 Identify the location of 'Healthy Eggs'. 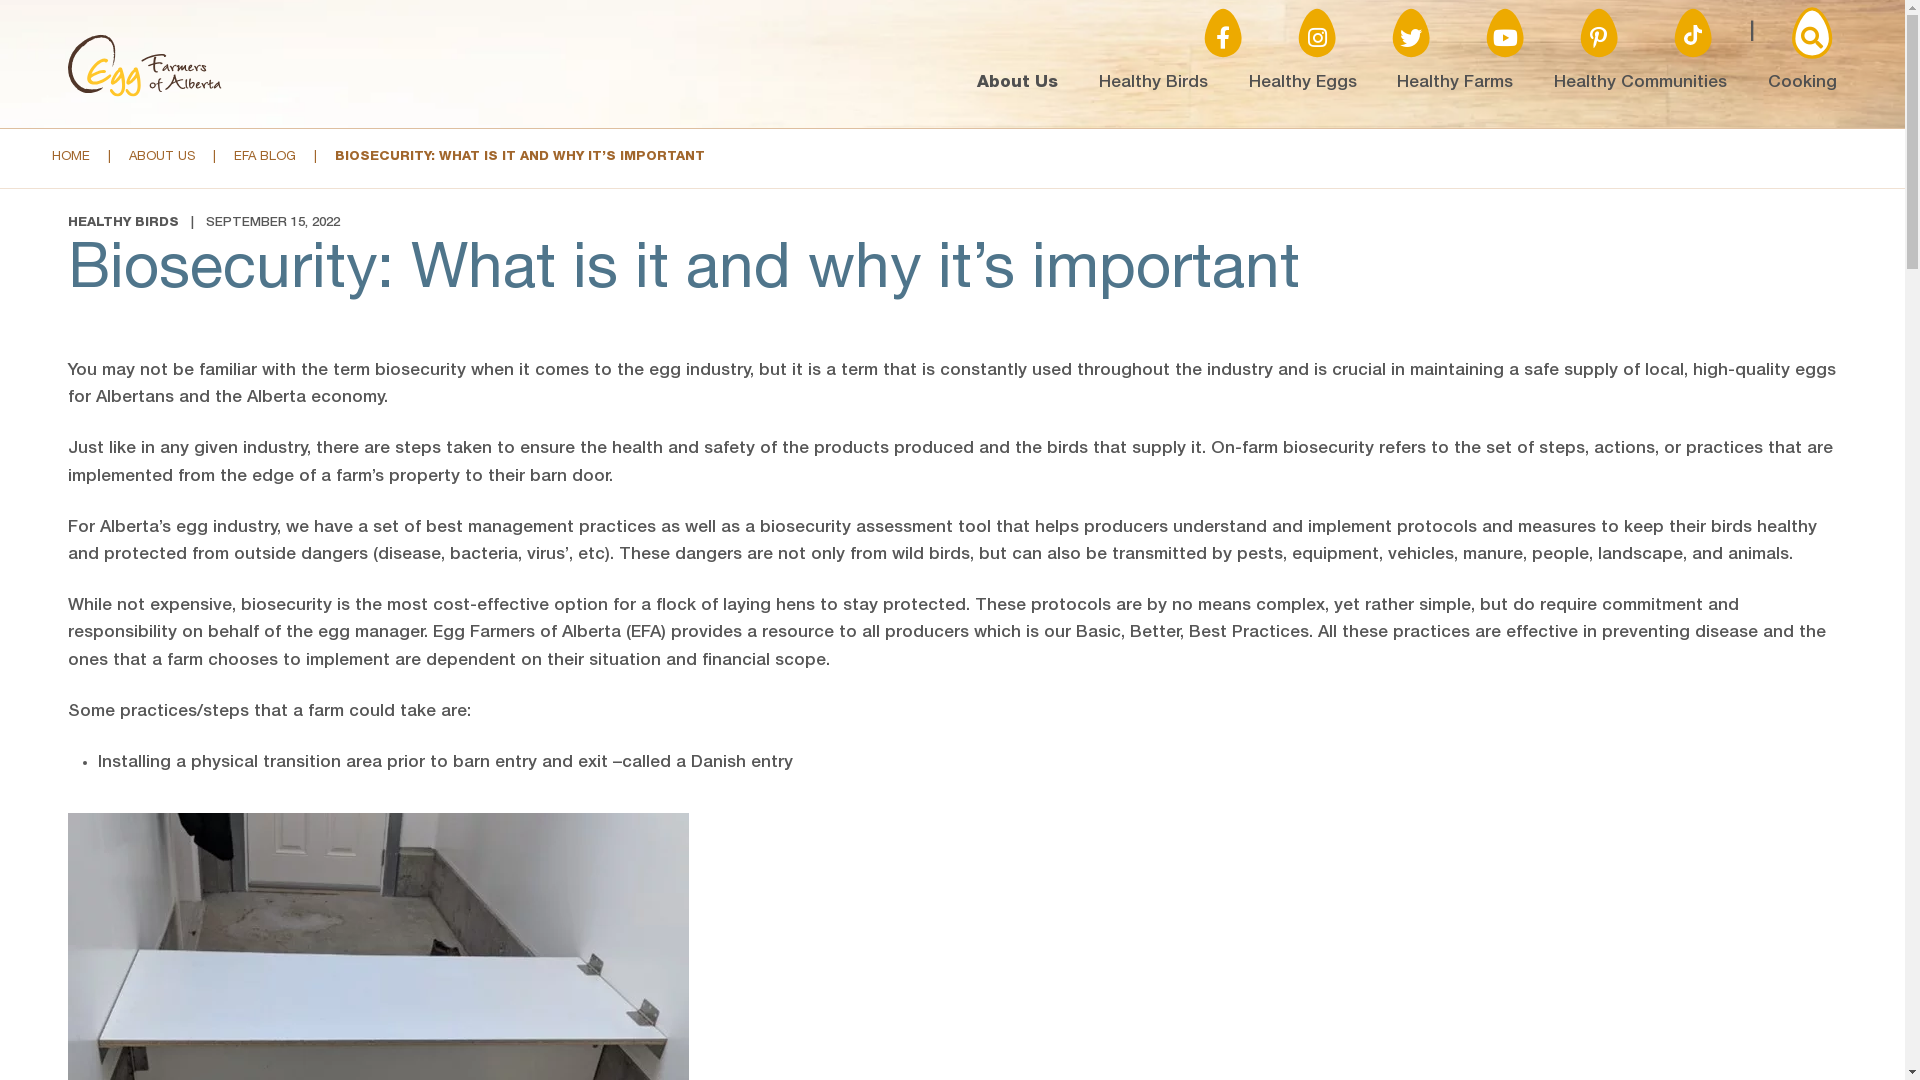
(1302, 82).